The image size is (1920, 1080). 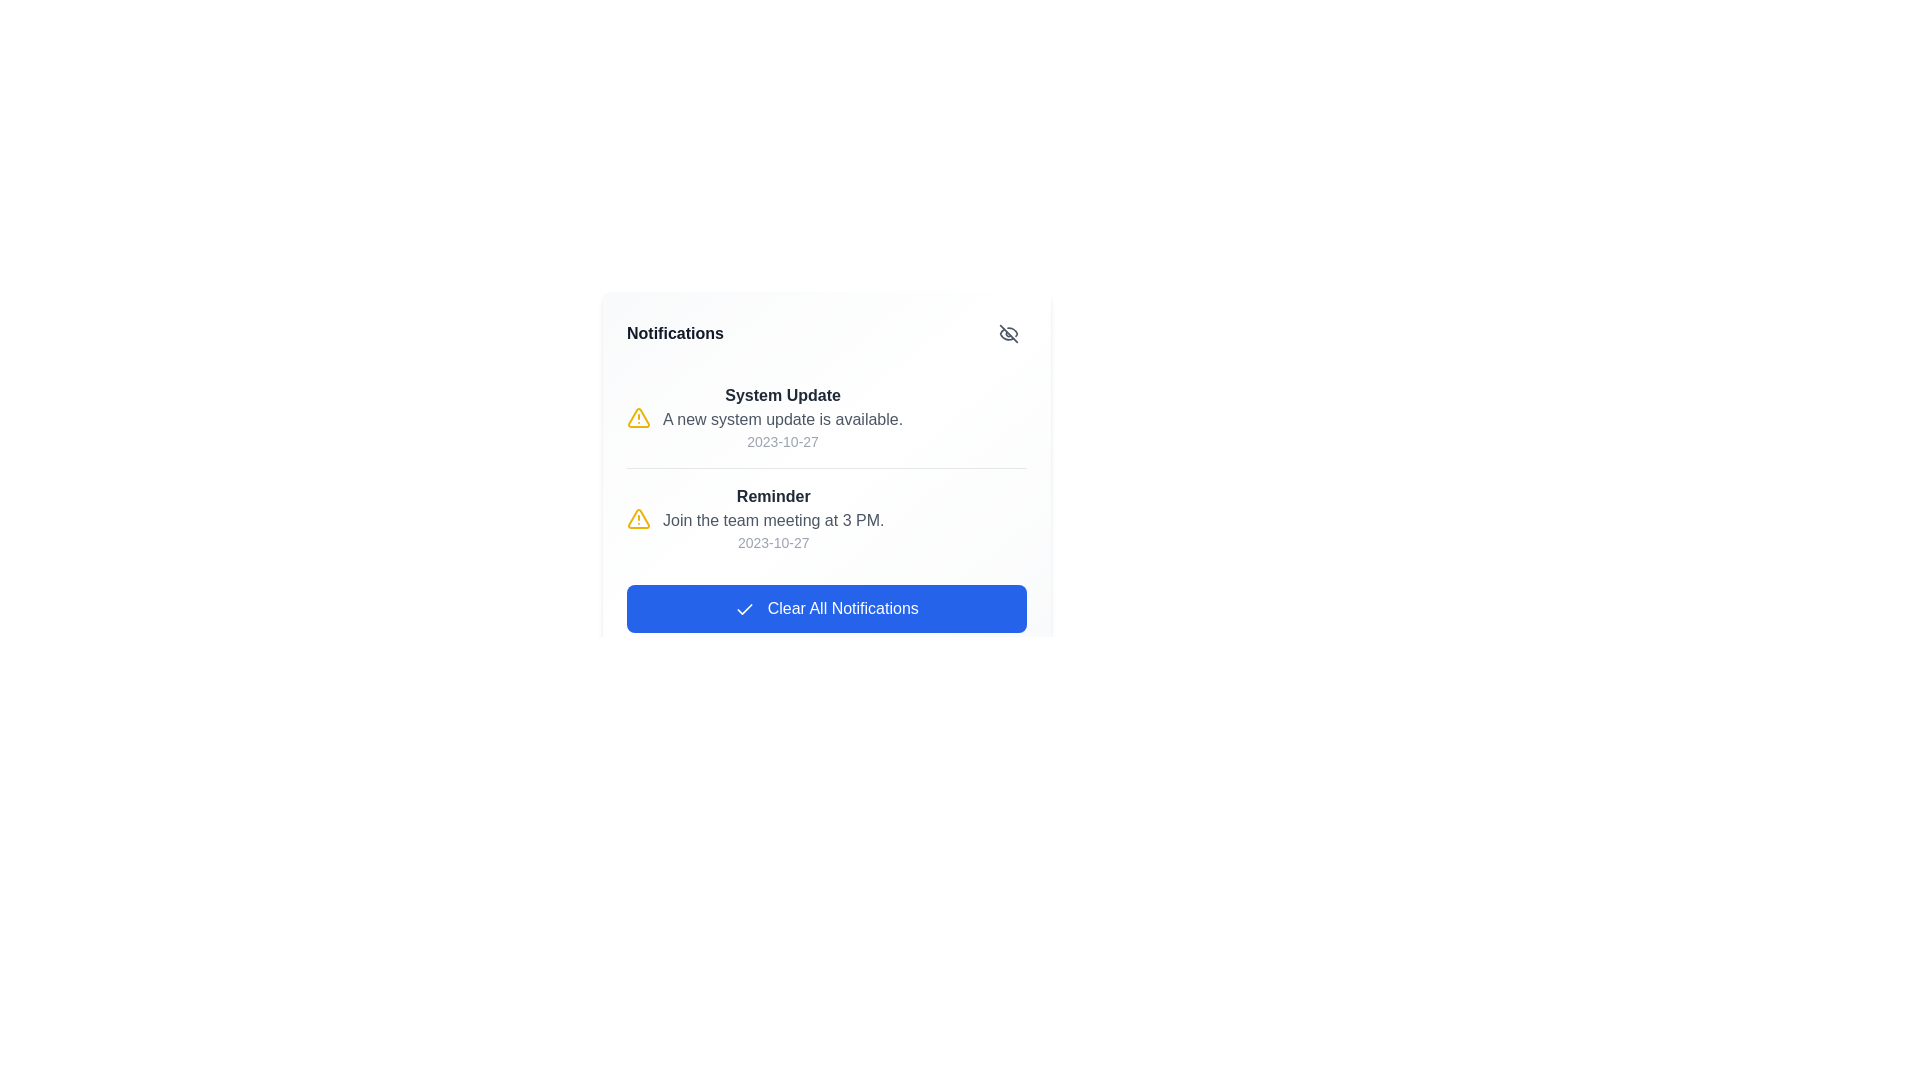 I want to click on the warning icon located to the left of the 'System Update' text in the notification row, which serves to indicate a warning or important notice to the user, so click(x=637, y=416).